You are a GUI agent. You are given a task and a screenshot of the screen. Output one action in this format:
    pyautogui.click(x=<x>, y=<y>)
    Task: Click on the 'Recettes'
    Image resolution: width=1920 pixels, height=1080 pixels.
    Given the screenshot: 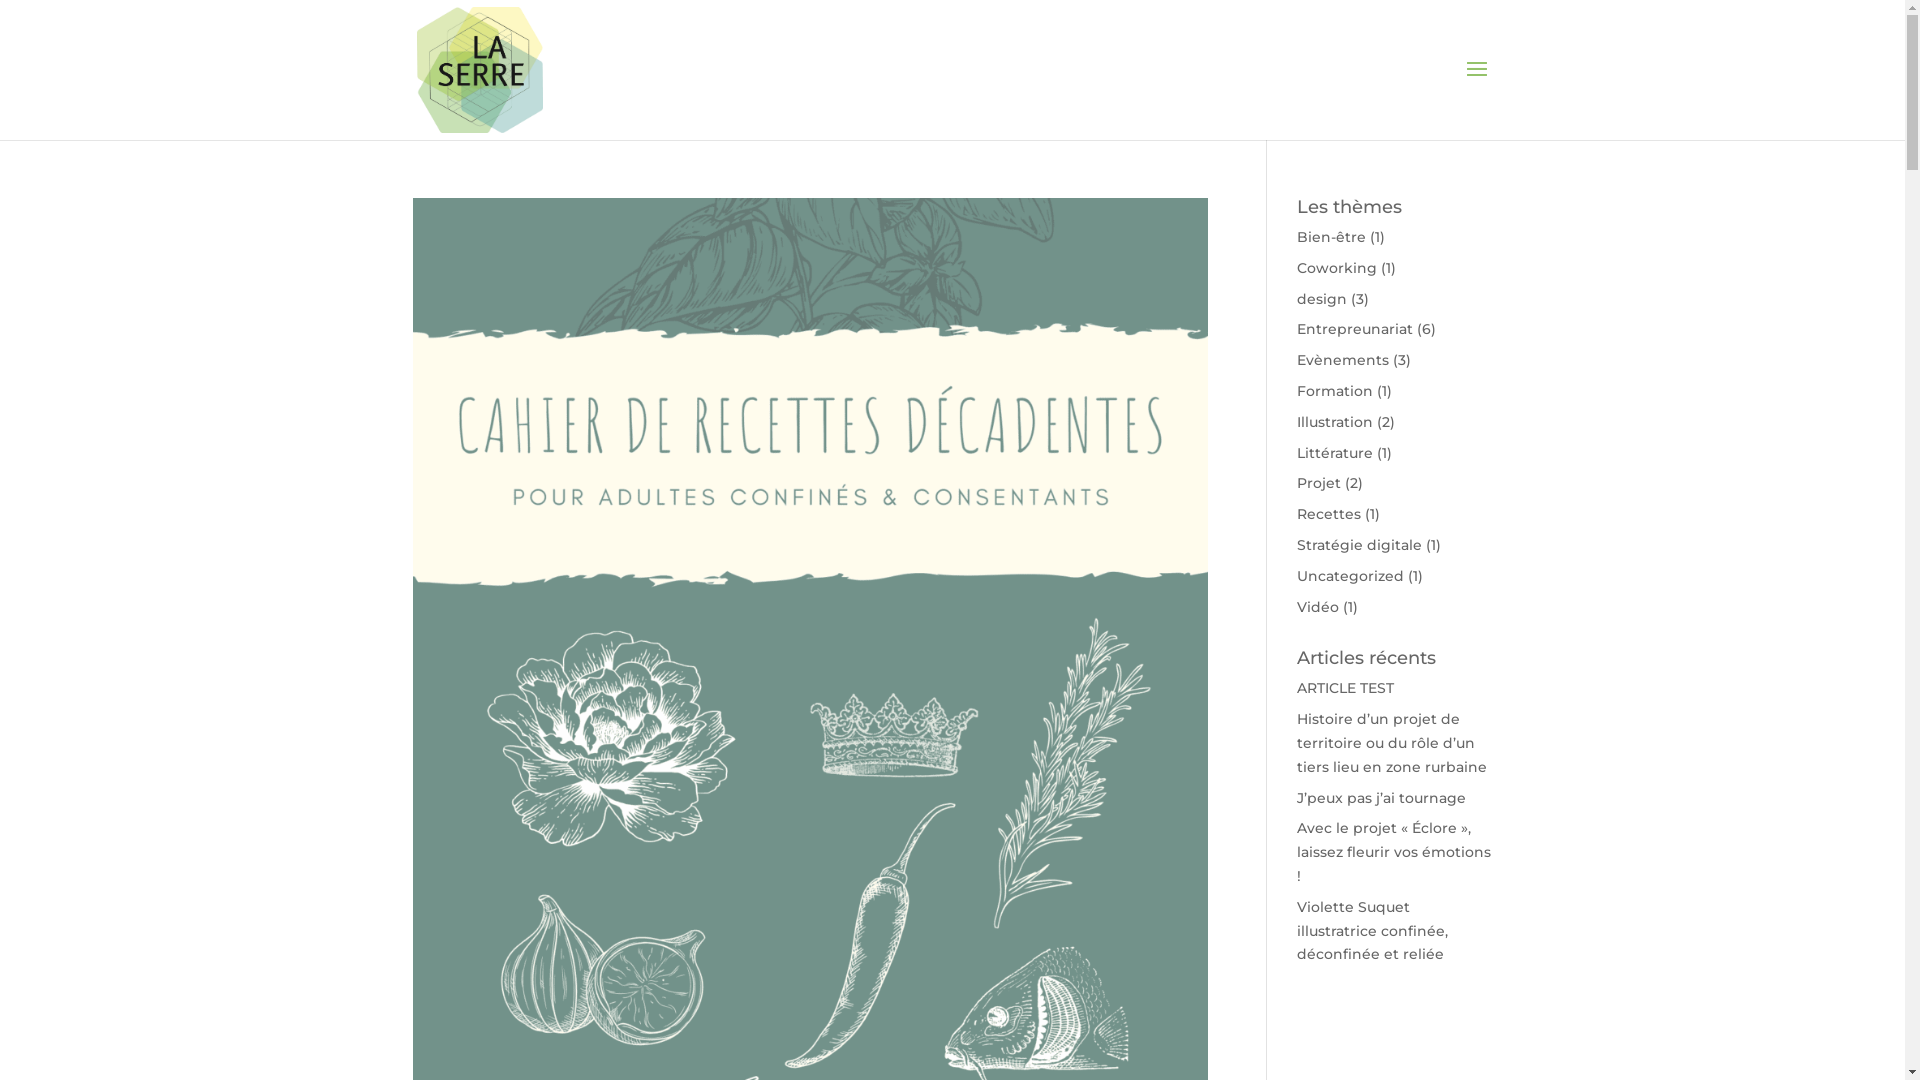 What is the action you would take?
    pyautogui.click(x=1329, y=512)
    